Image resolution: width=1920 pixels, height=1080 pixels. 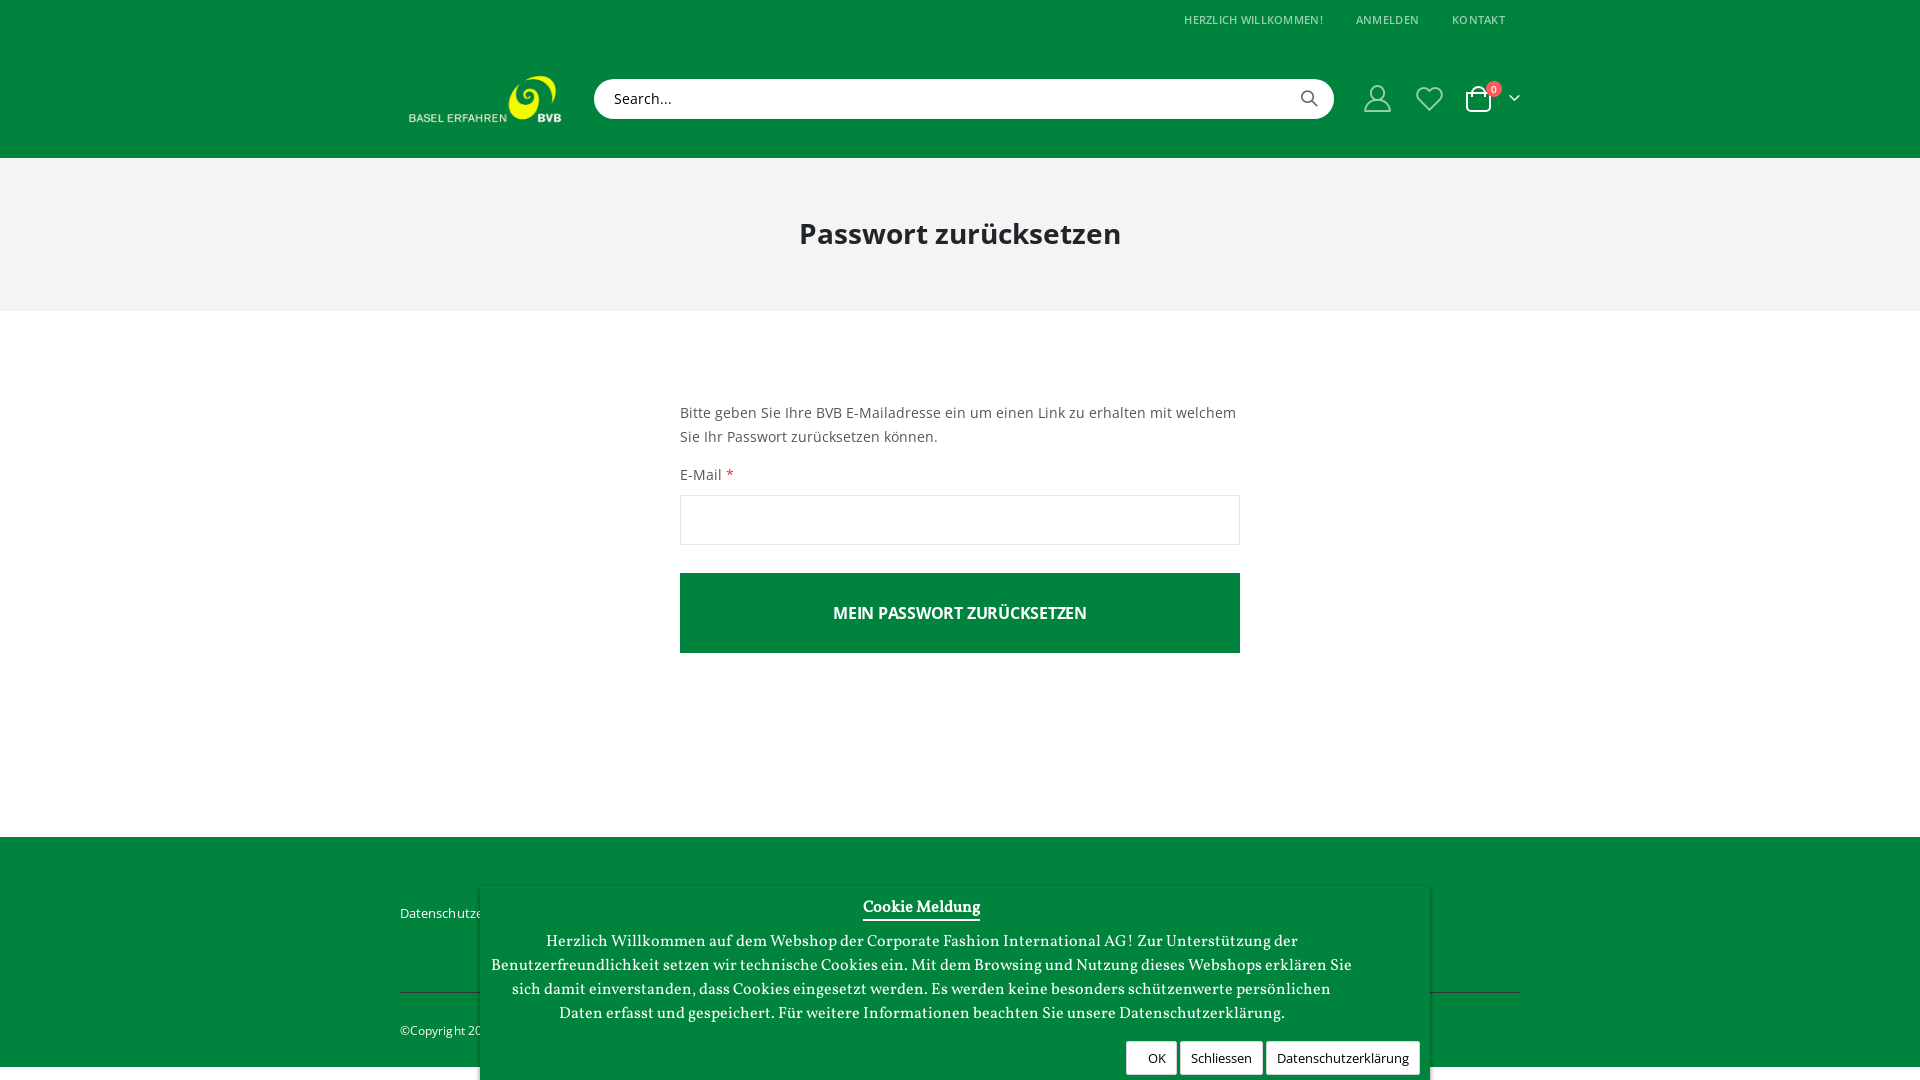 I want to click on 'KONTAKT', so click(x=1478, y=19).